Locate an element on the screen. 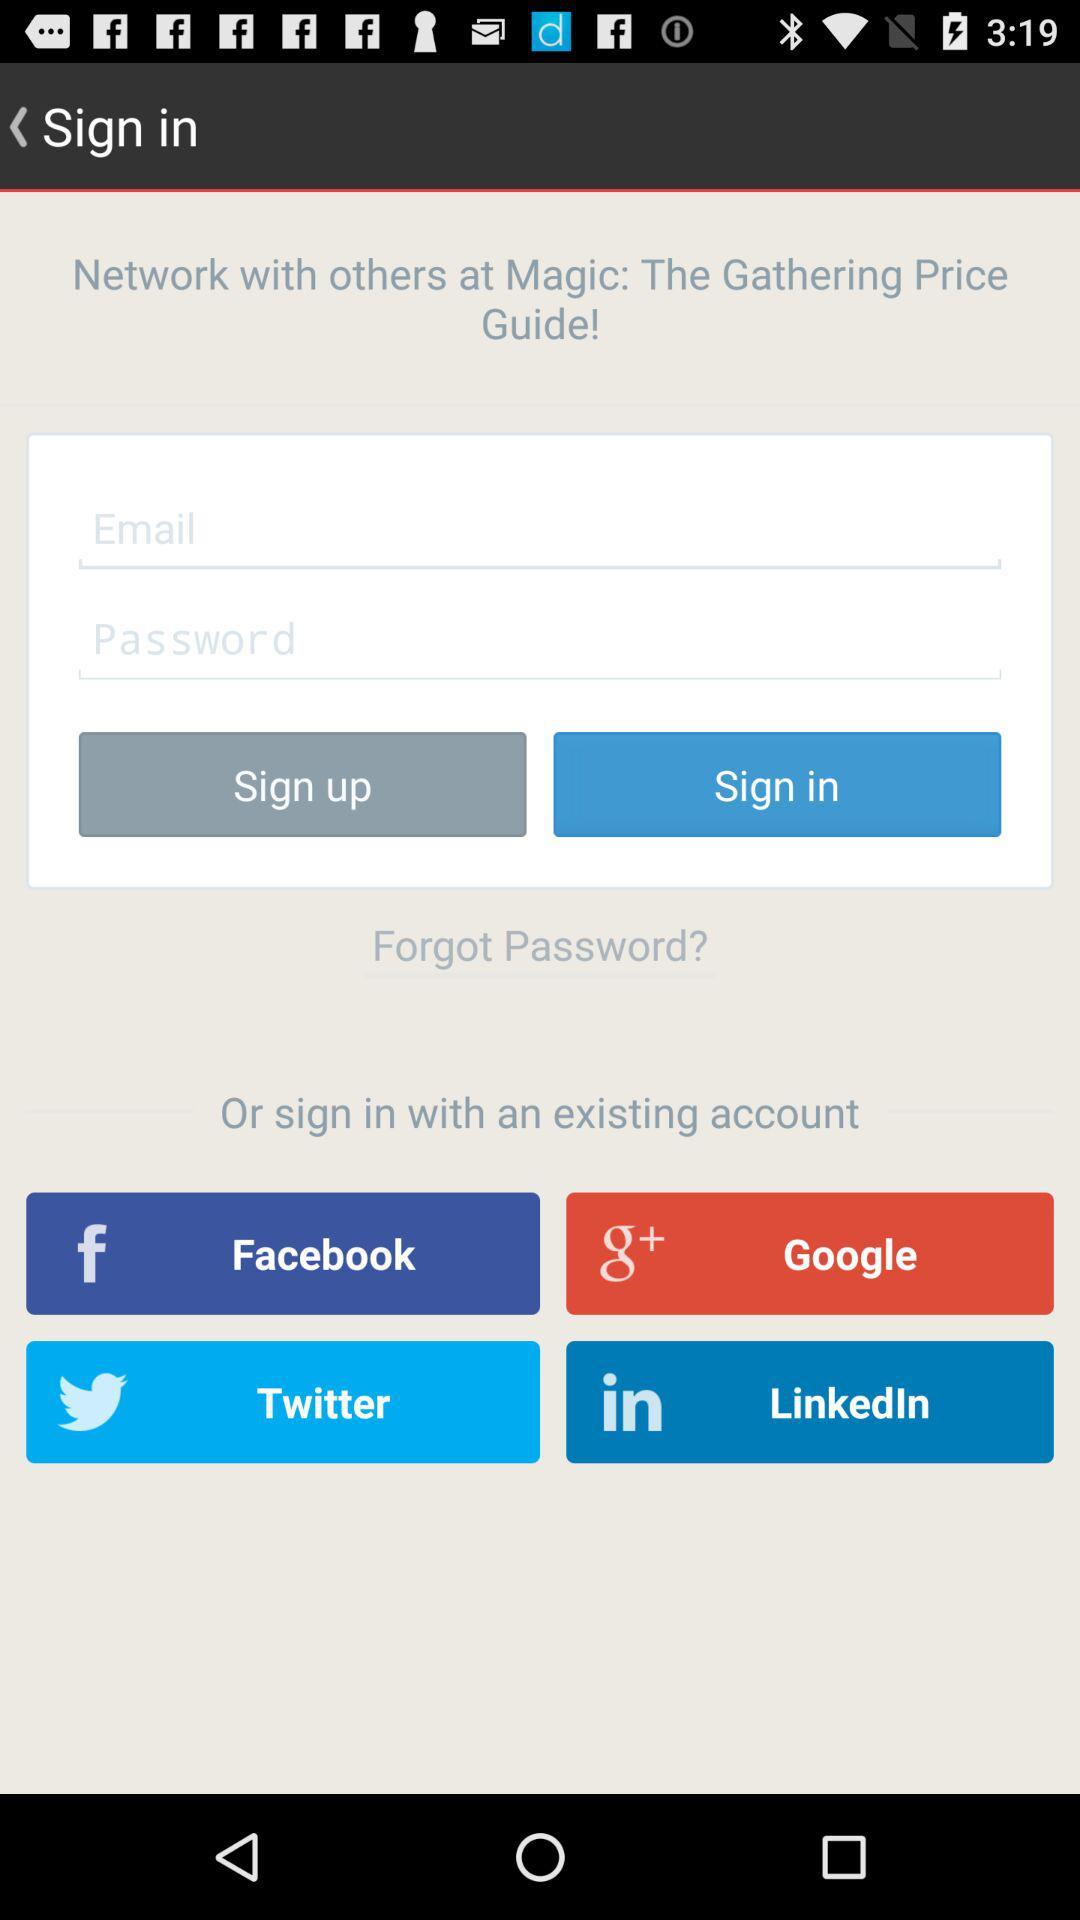 The image size is (1080, 1920). item at the bottom right corner is located at coordinates (810, 1401).